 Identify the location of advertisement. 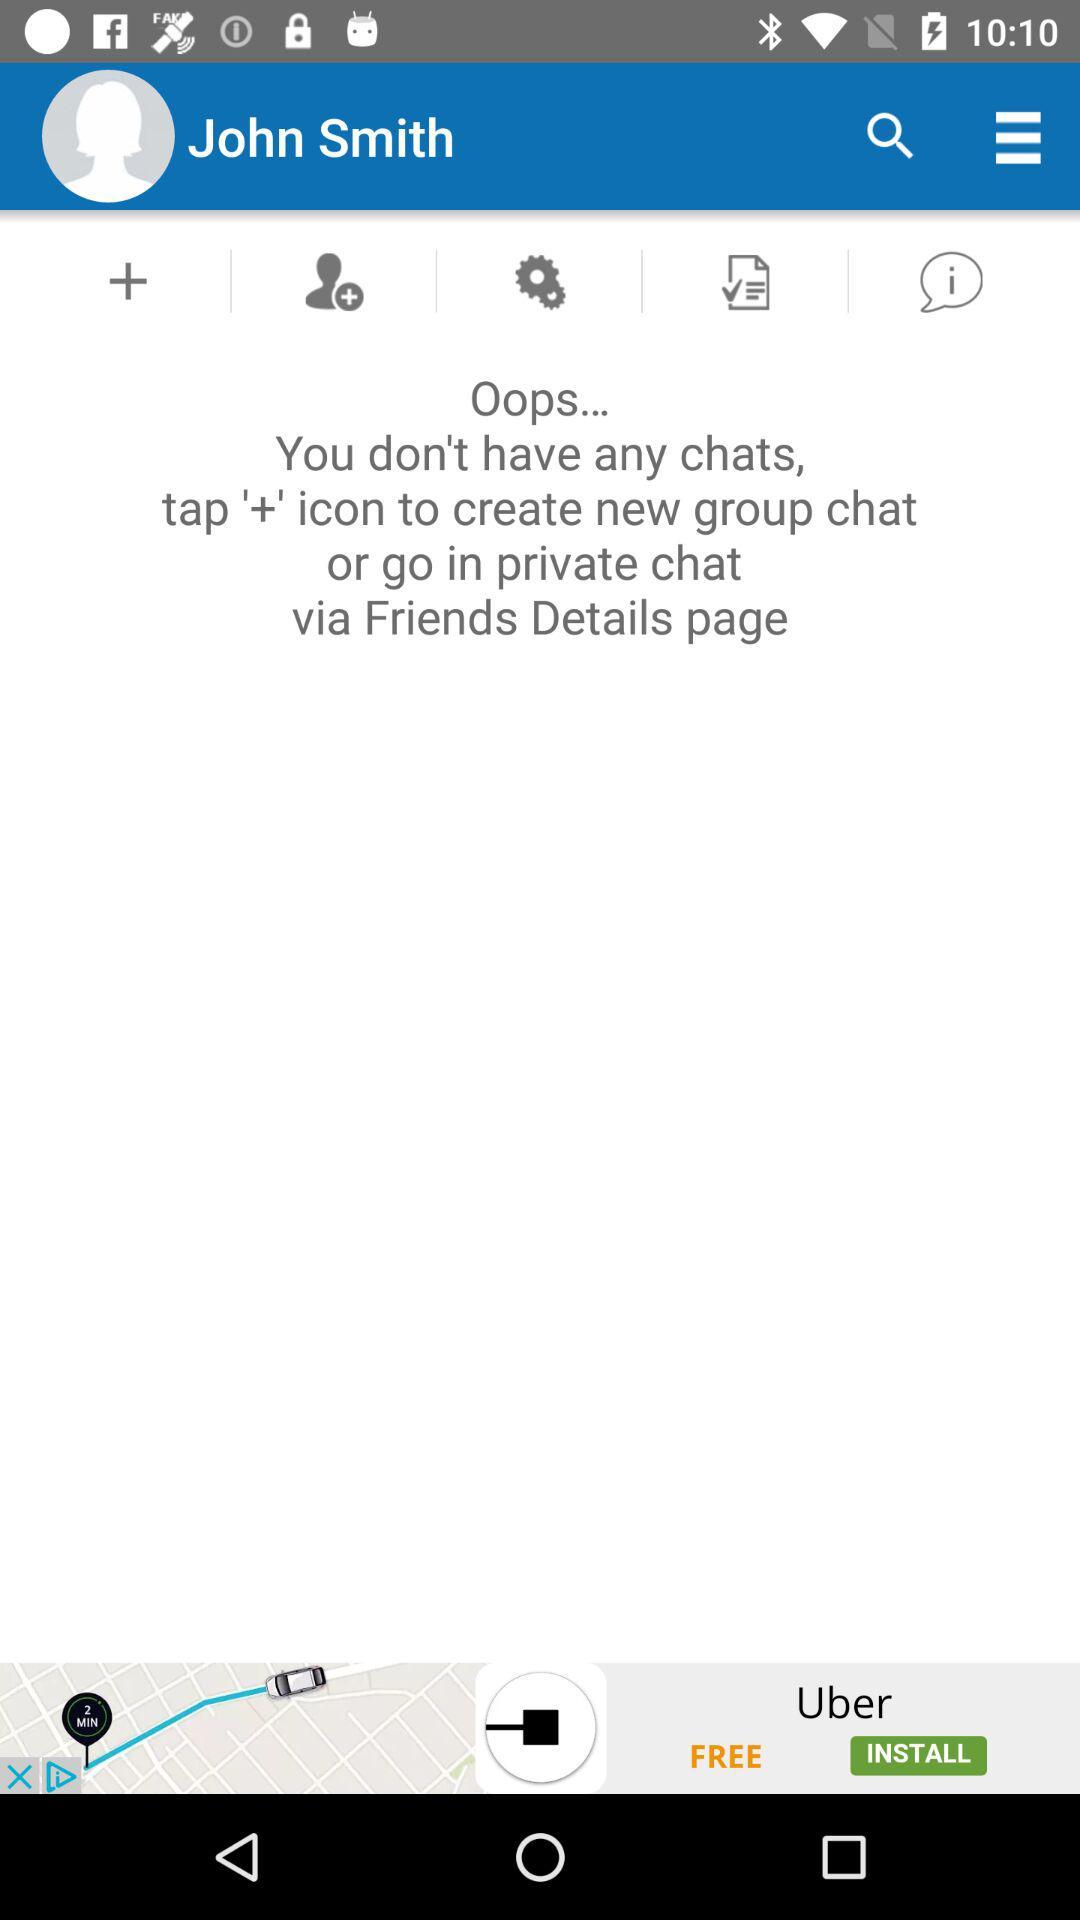
(540, 1727).